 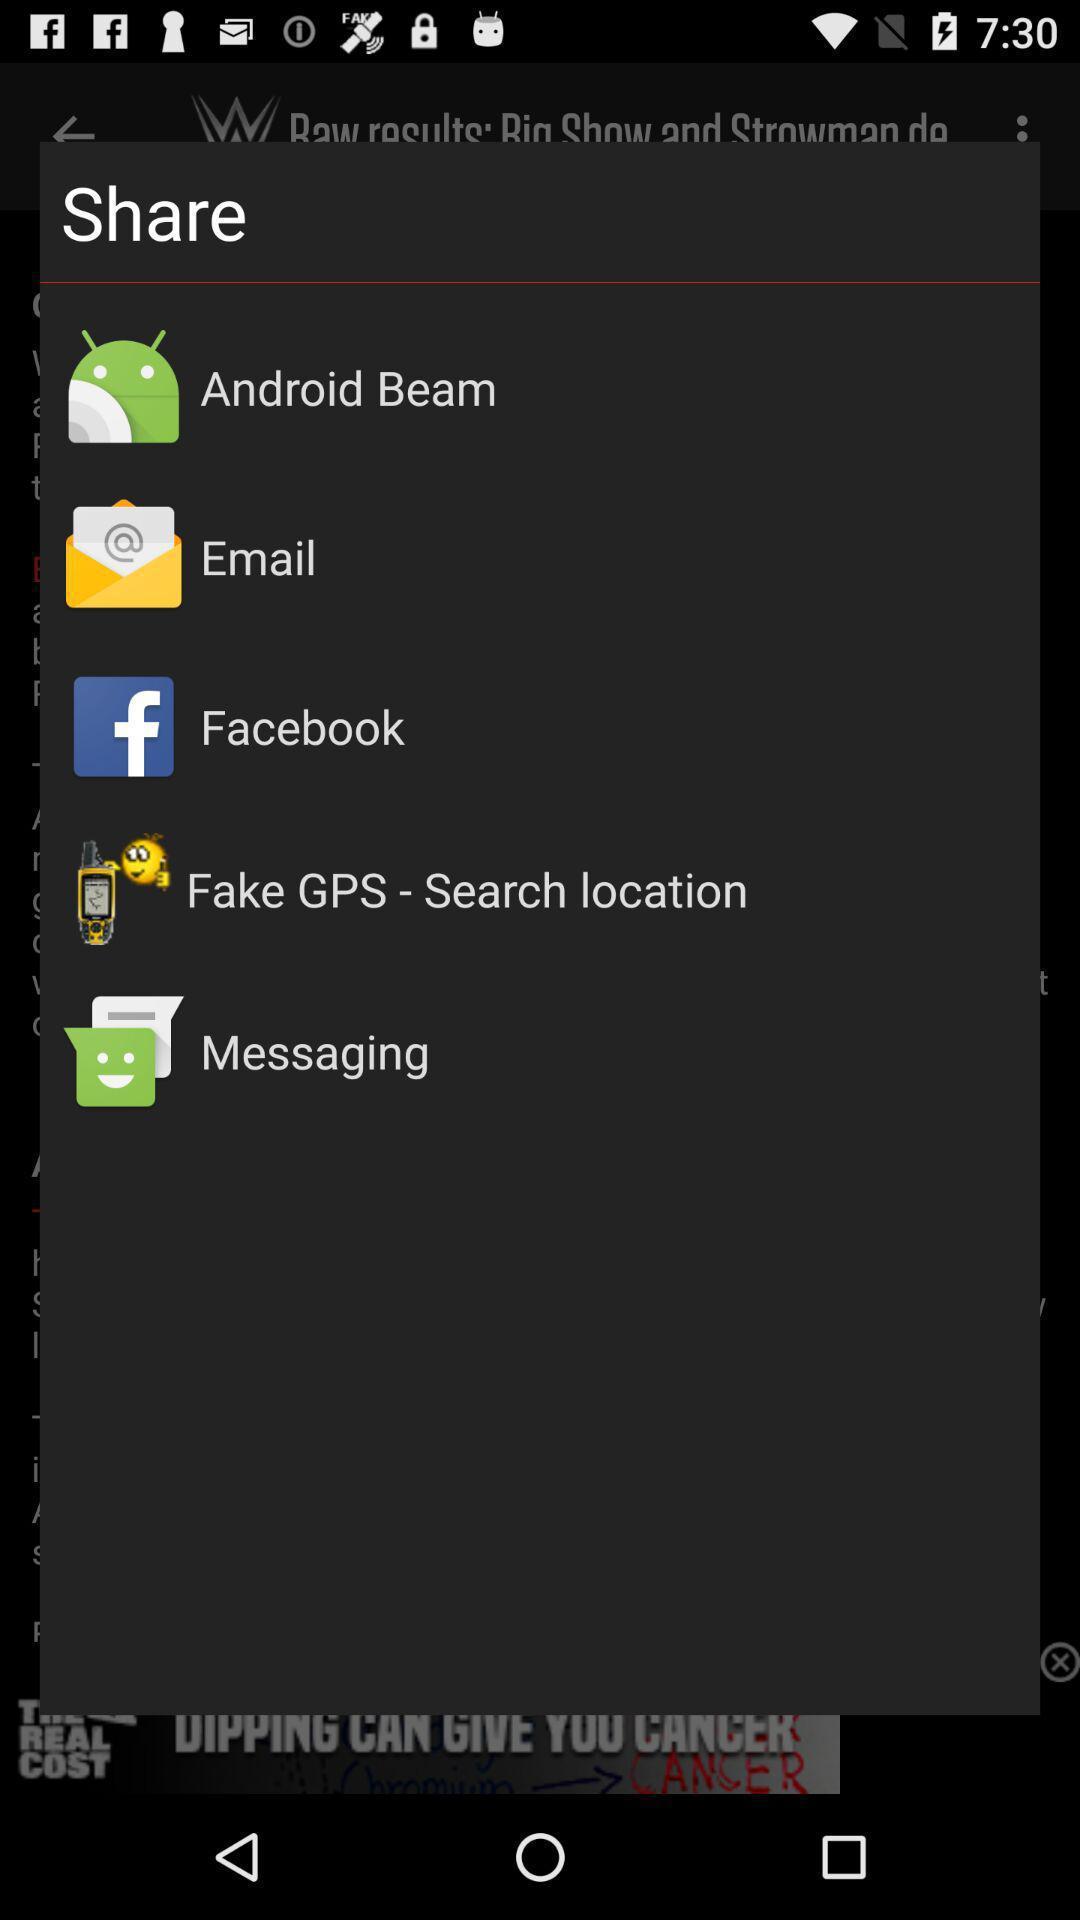 I want to click on android beam icon, so click(x=608, y=387).